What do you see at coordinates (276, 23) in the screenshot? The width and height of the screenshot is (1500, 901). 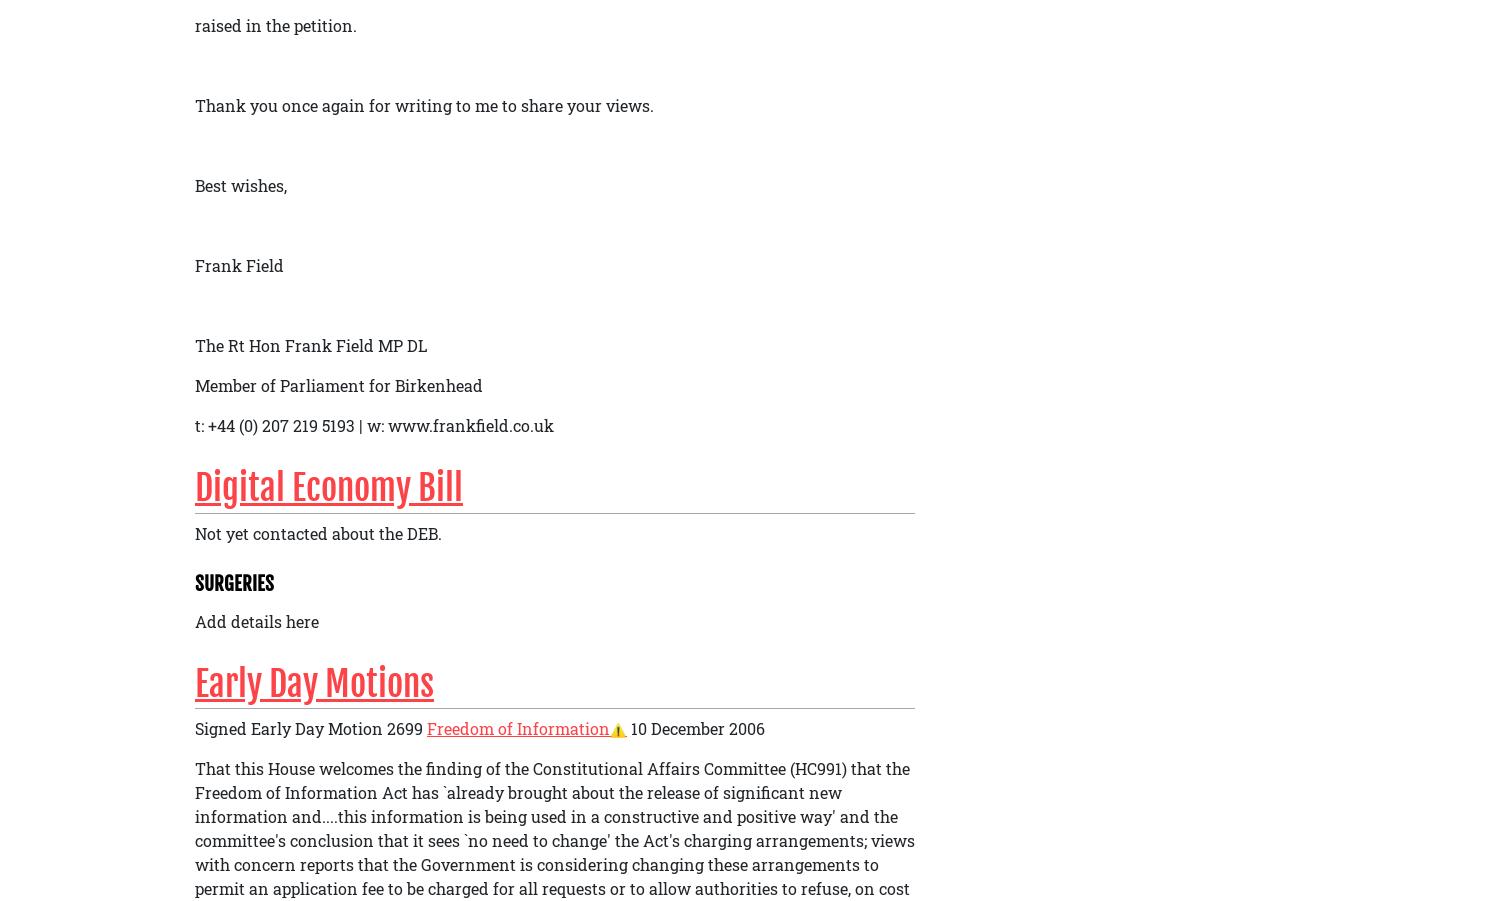 I see `'raised in the petition.'` at bounding box center [276, 23].